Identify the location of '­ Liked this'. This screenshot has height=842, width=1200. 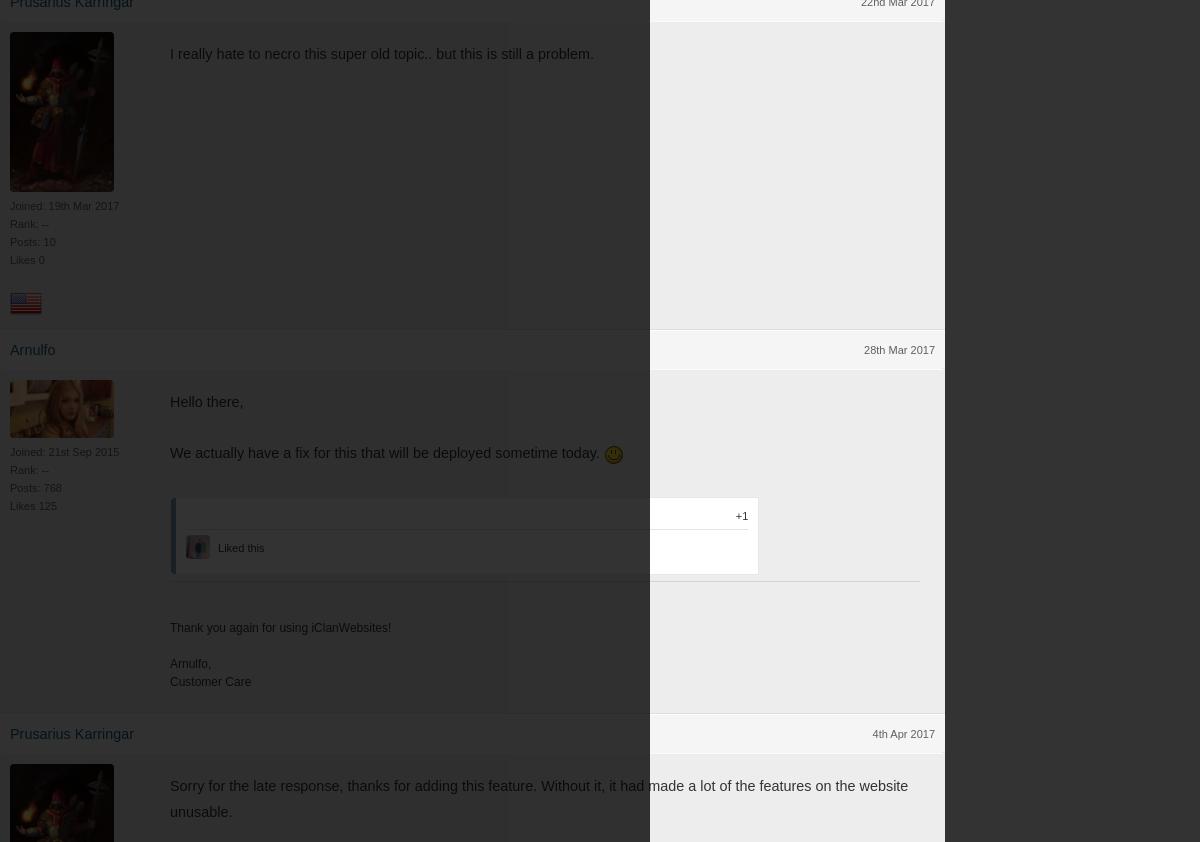
(238, 546).